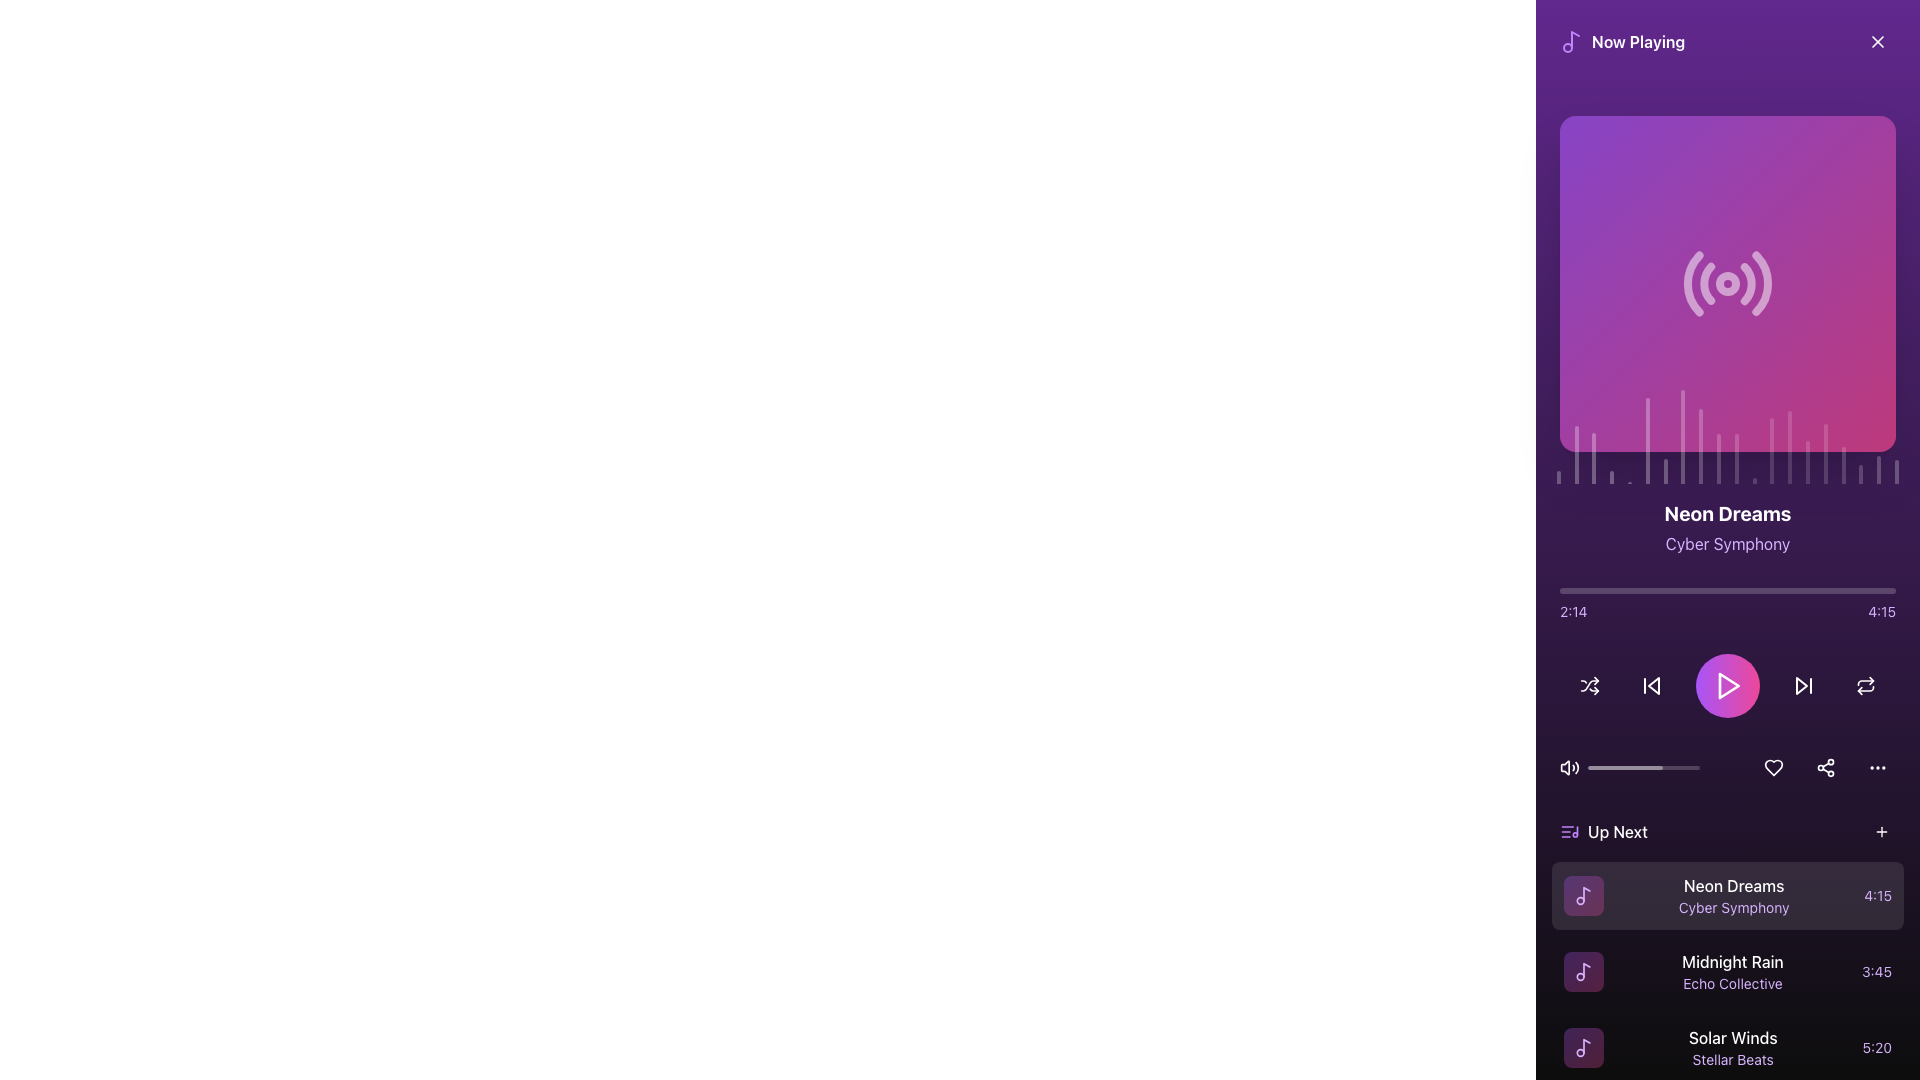  What do you see at coordinates (1706, 283) in the screenshot?
I see `the second arc segment in the SVG graphic that is part of a circular pattern` at bounding box center [1706, 283].